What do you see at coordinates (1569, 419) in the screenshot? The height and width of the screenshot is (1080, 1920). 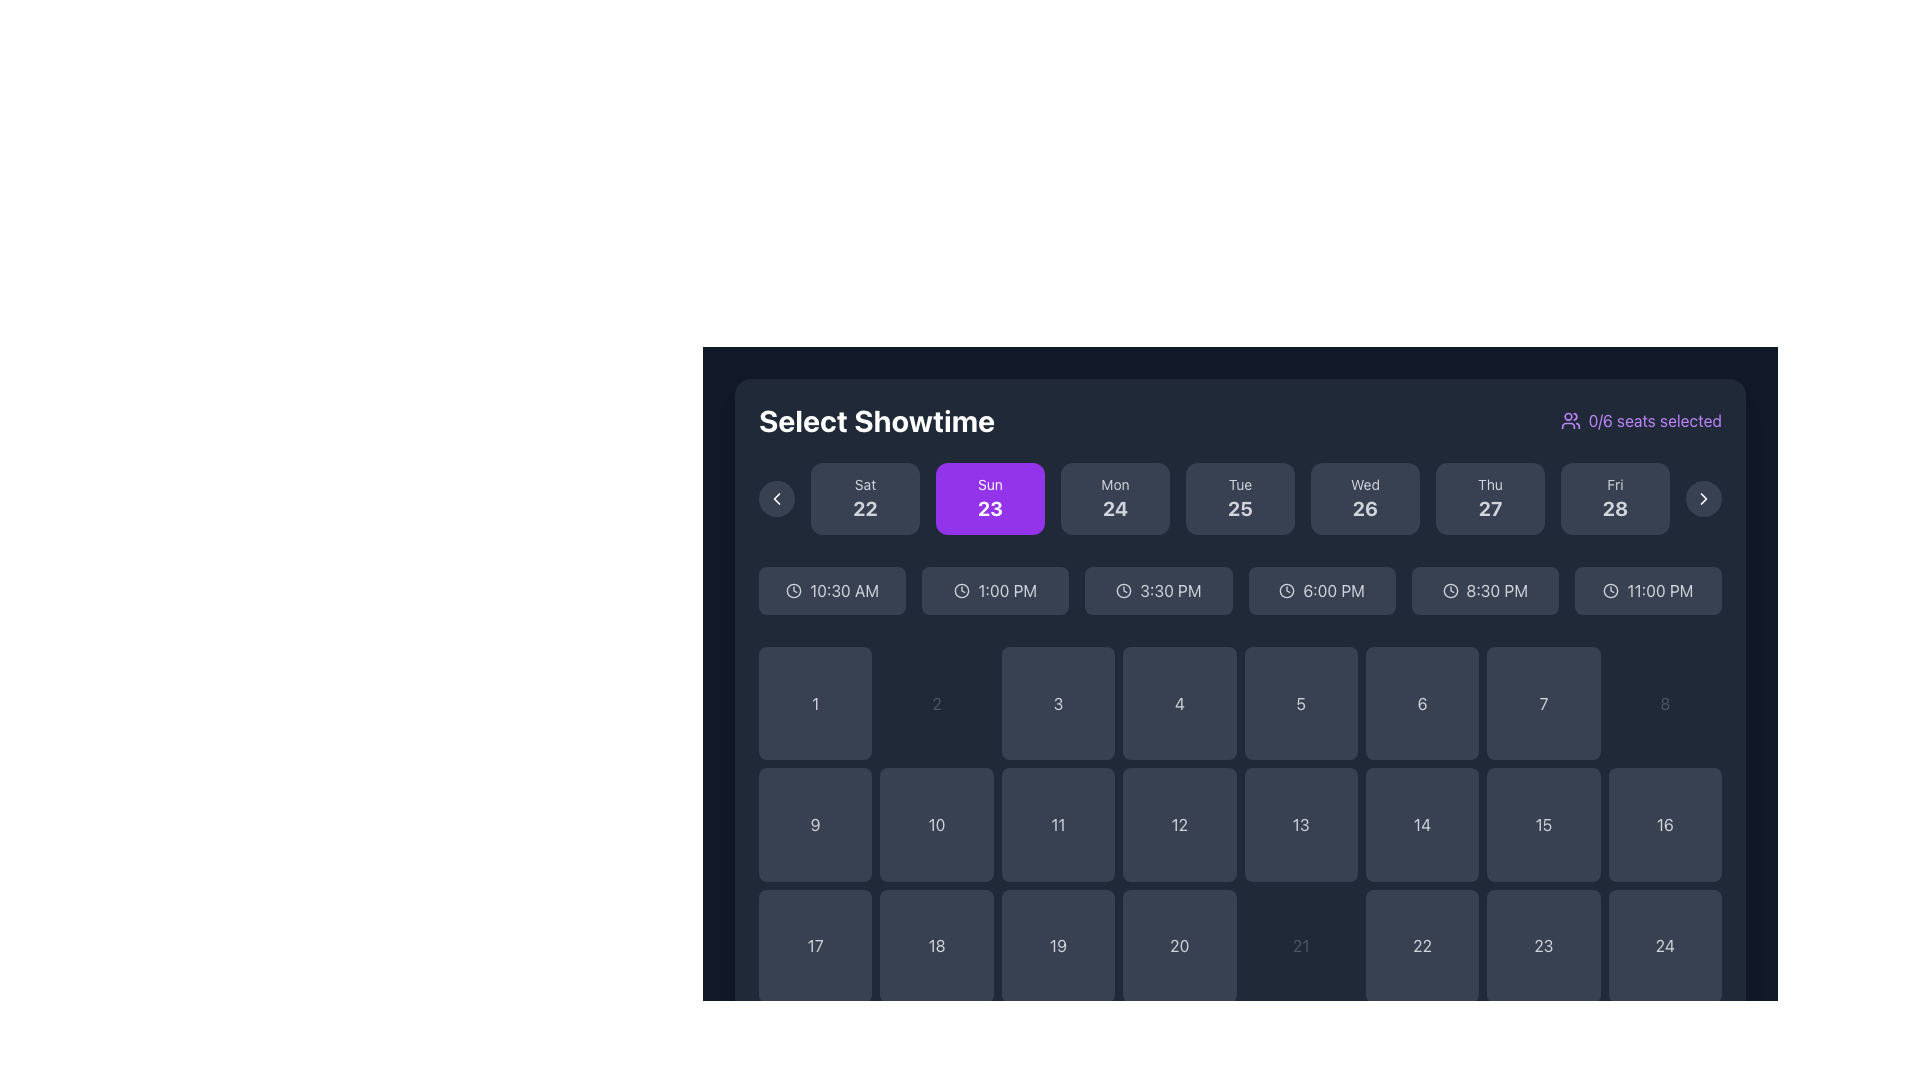 I see `the user icon styled as an outline of two people in purple, located in the top-right corner preceding the text '0/6 seats selected'` at bounding box center [1569, 419].